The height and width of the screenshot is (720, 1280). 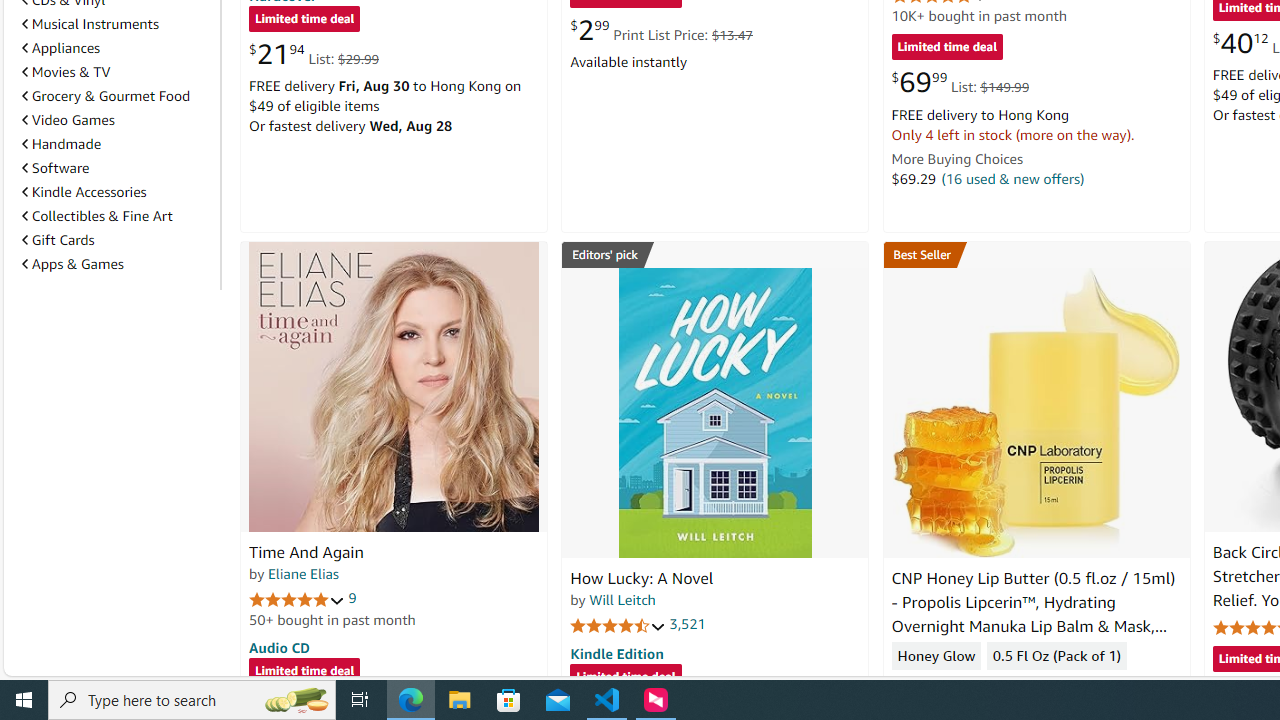 What do you see at coordinates (116, 238) in the screenshot?
I see `'Gift Cards'` at bounding box center [116, 238].